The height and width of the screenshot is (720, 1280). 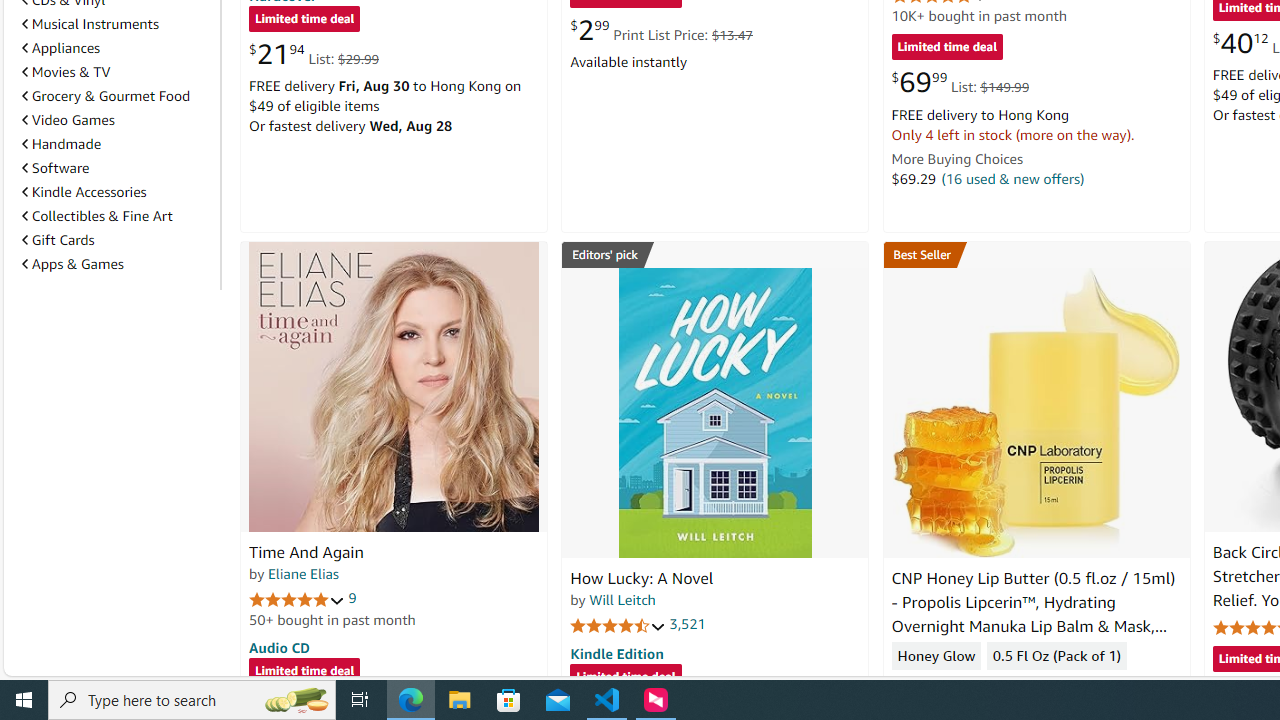 What do you see at coordinates (116, 238) in the screenshot?
I see `'Gift Cards'` at bounding box center [116, 238].